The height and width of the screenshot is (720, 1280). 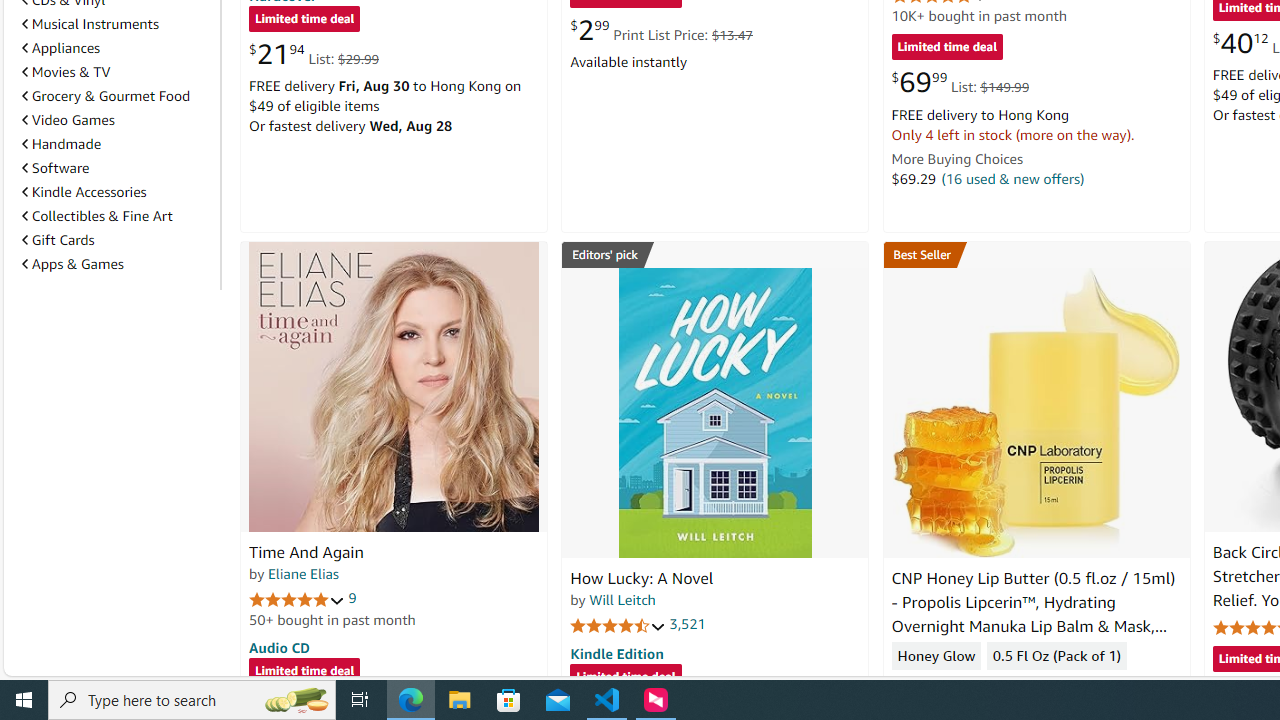 What do you see at coordinates (116, 238) in the screenshot?
I see `'Gift Cards'` at bounding box center [116, 238].